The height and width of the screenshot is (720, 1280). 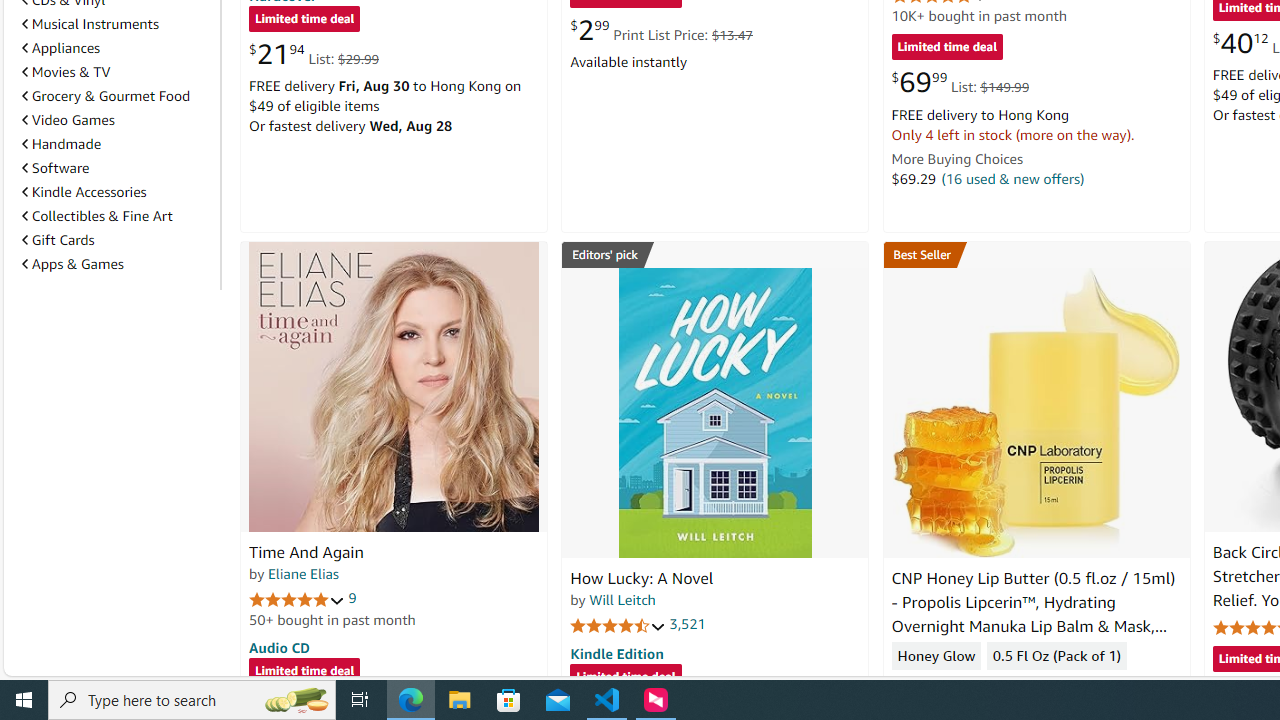 What do you see at coordinates (116, 238) in the screenshot?
I see `'Gift Cards'` at bounding box center [116, 238].